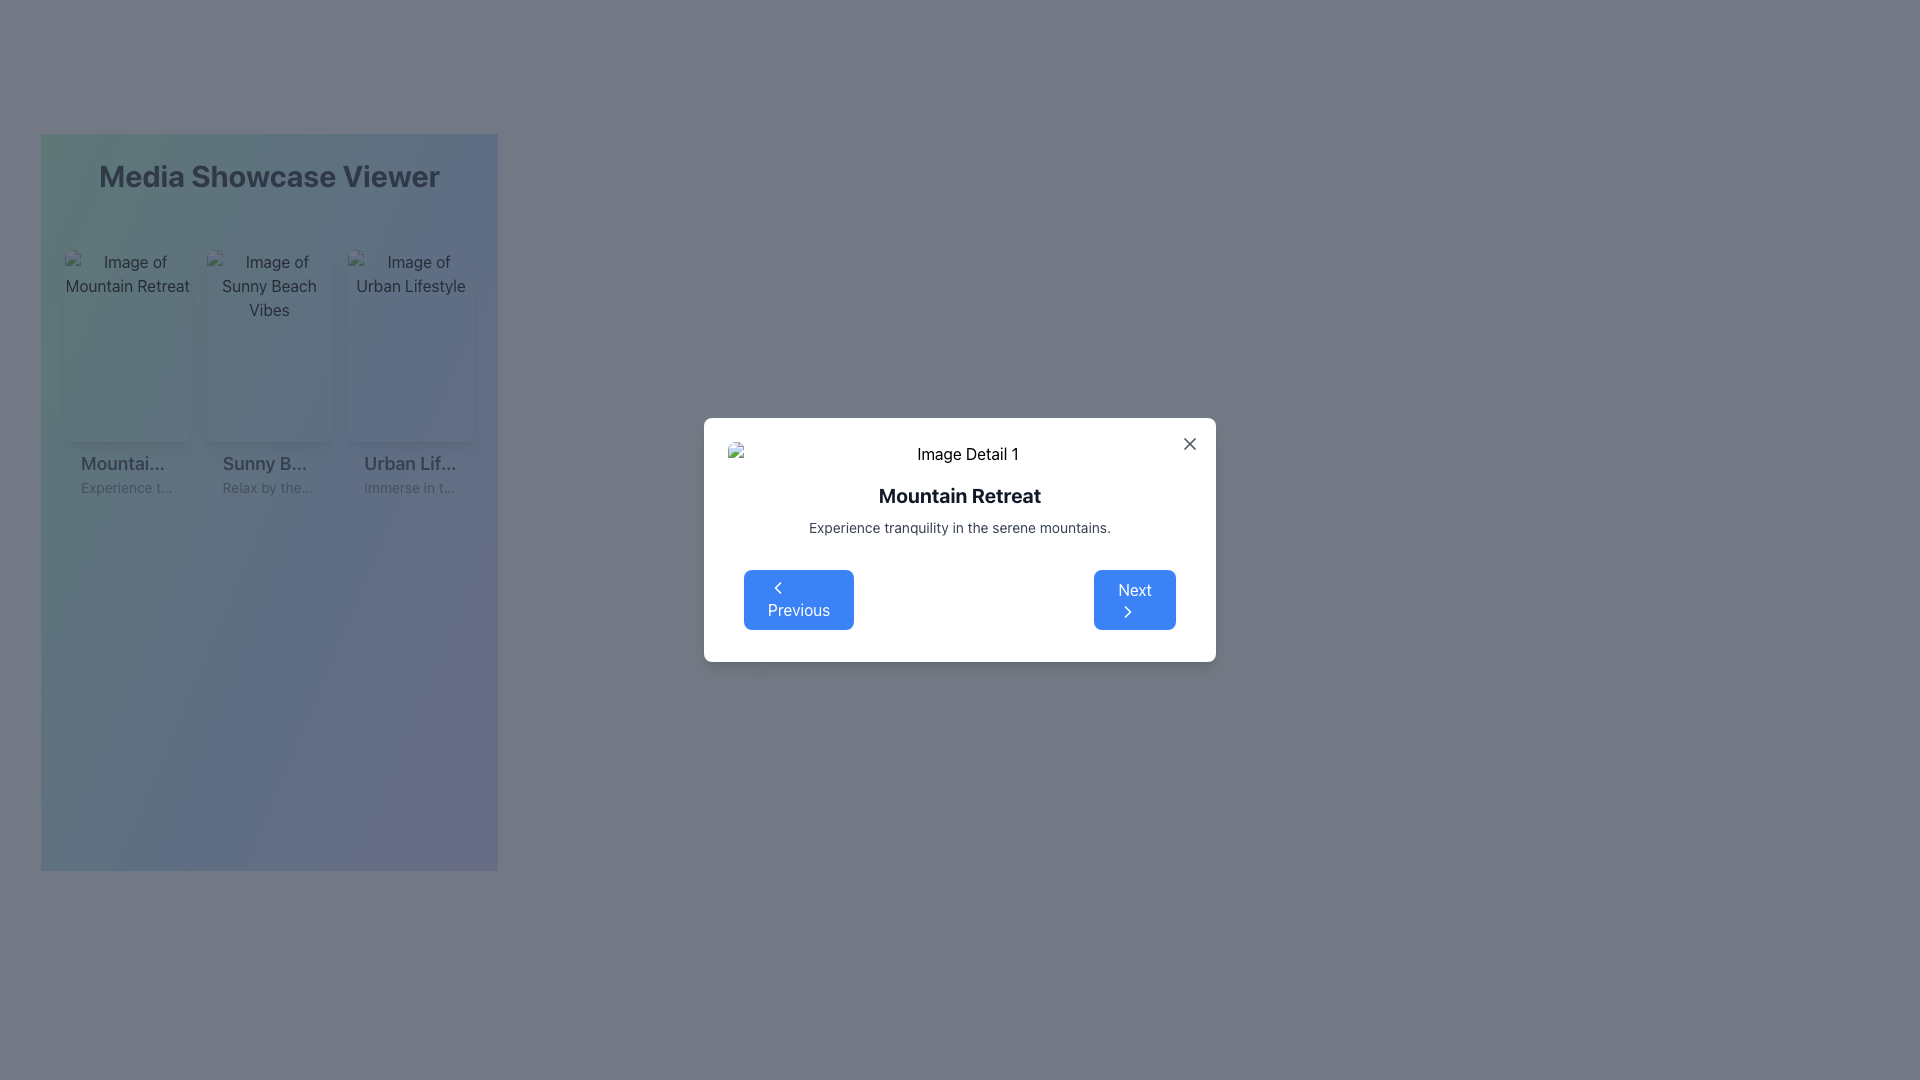 The image size is (1920, 1080). I want to click on title text 'Media Showcase Viewer' located at the top of the page in a bold, larger font on a colorful gradient background, so click(268, 175).